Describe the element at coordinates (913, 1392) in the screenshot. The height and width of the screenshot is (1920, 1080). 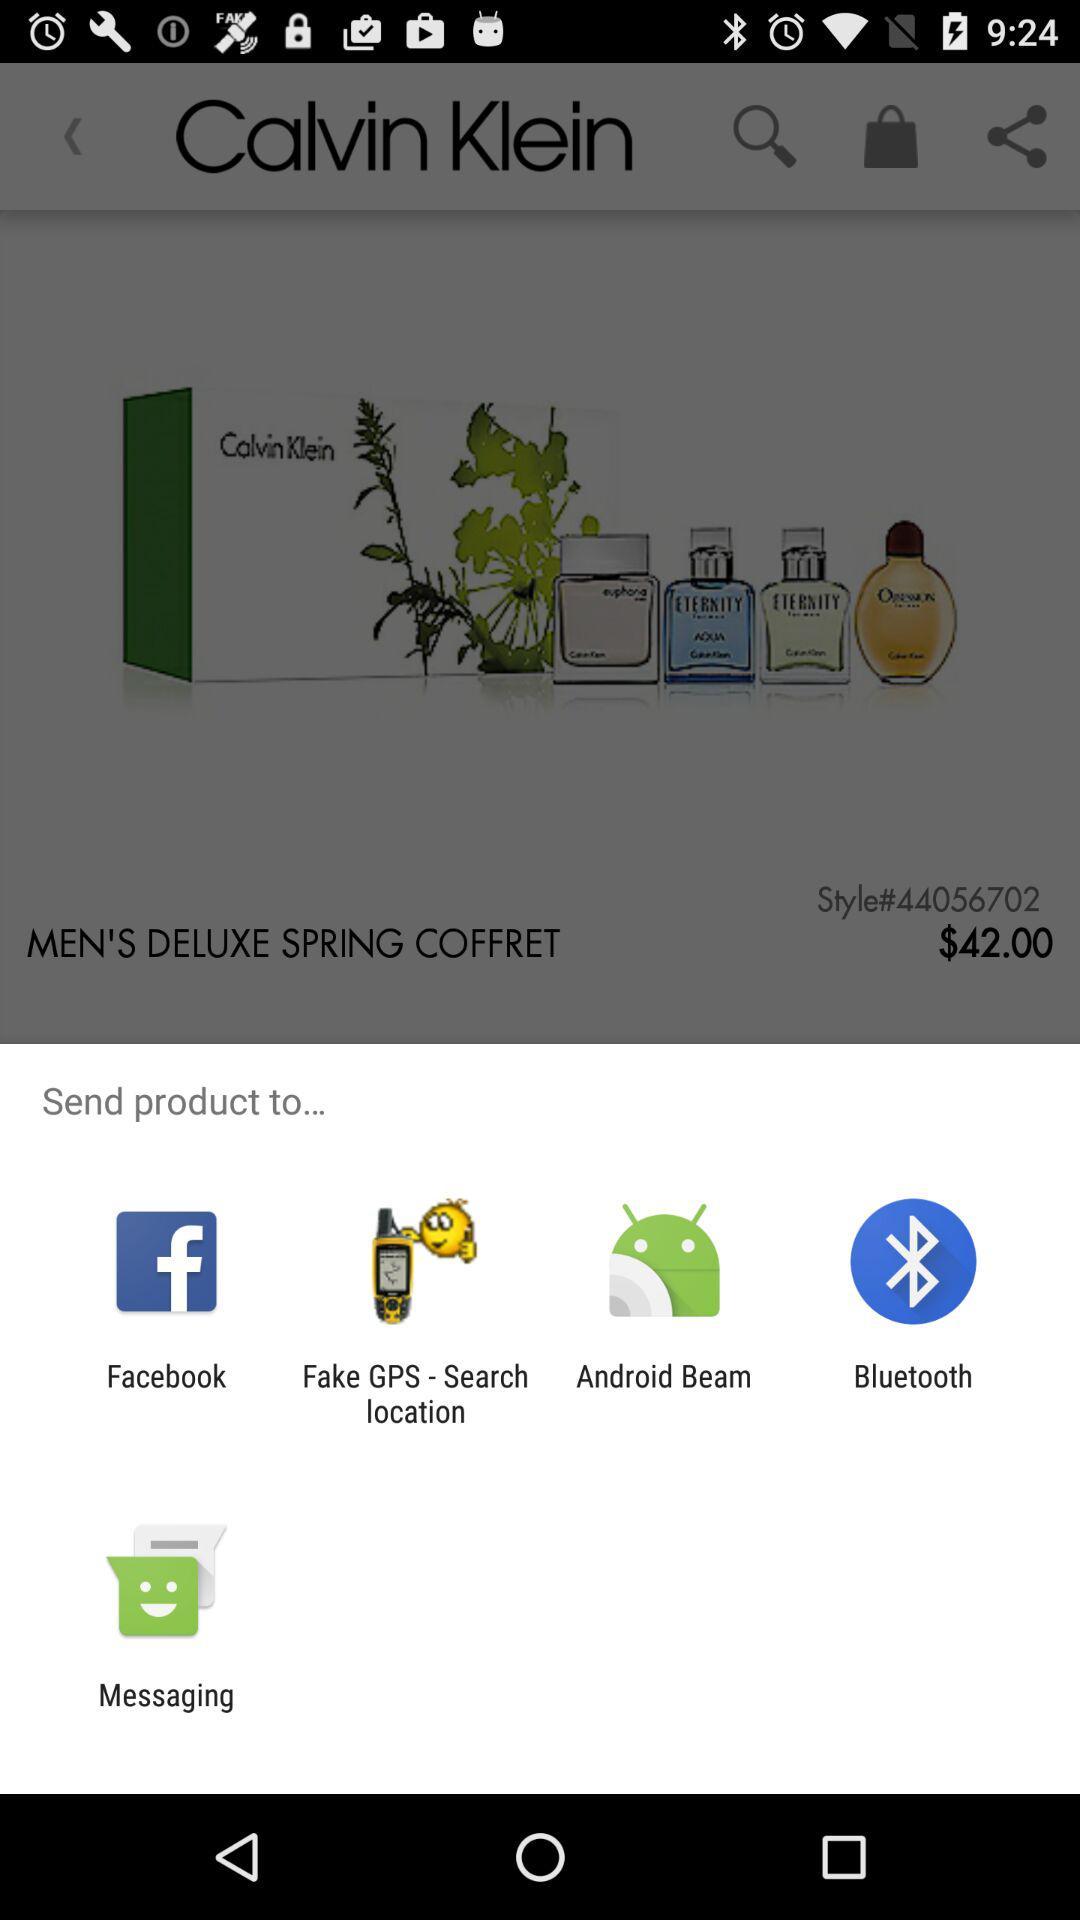
I see `the bluetooth item` at that location.